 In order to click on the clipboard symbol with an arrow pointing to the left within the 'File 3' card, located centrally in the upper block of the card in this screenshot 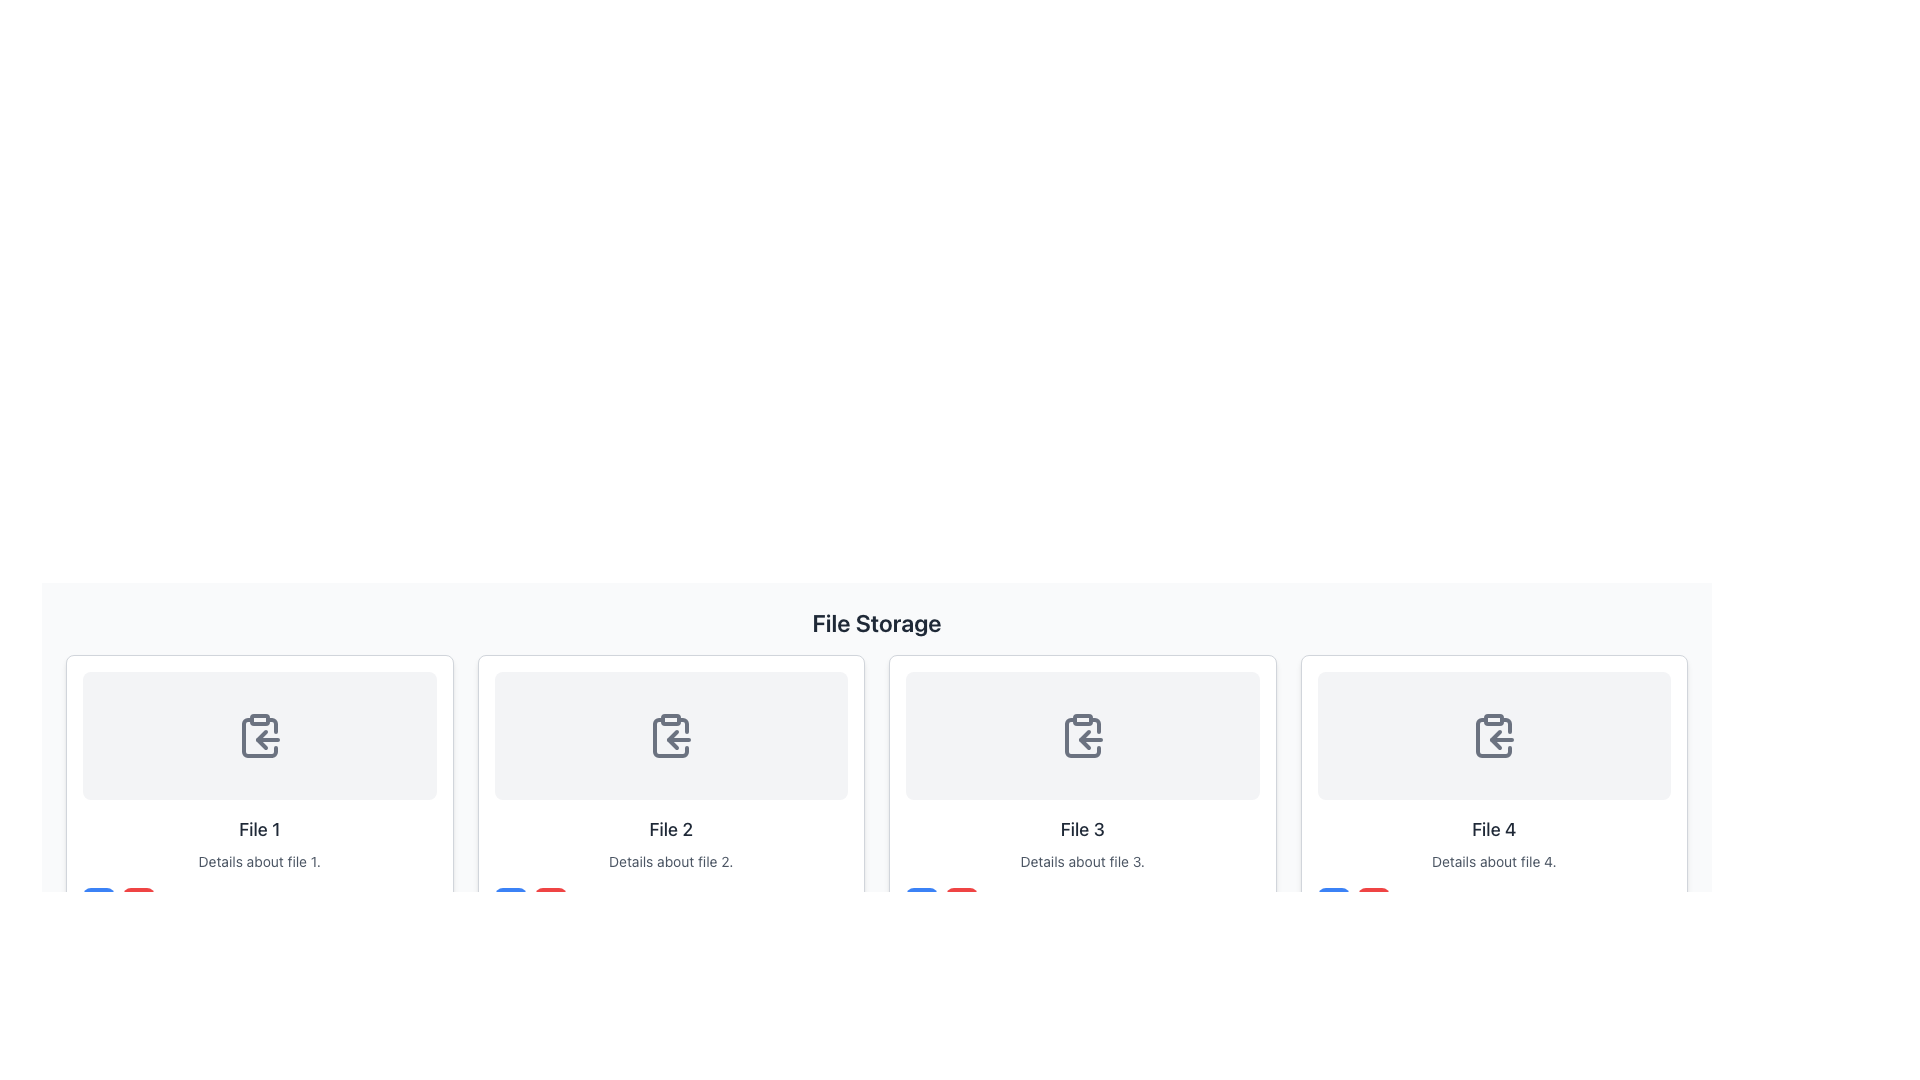, I will do `click(1081, 737)`.